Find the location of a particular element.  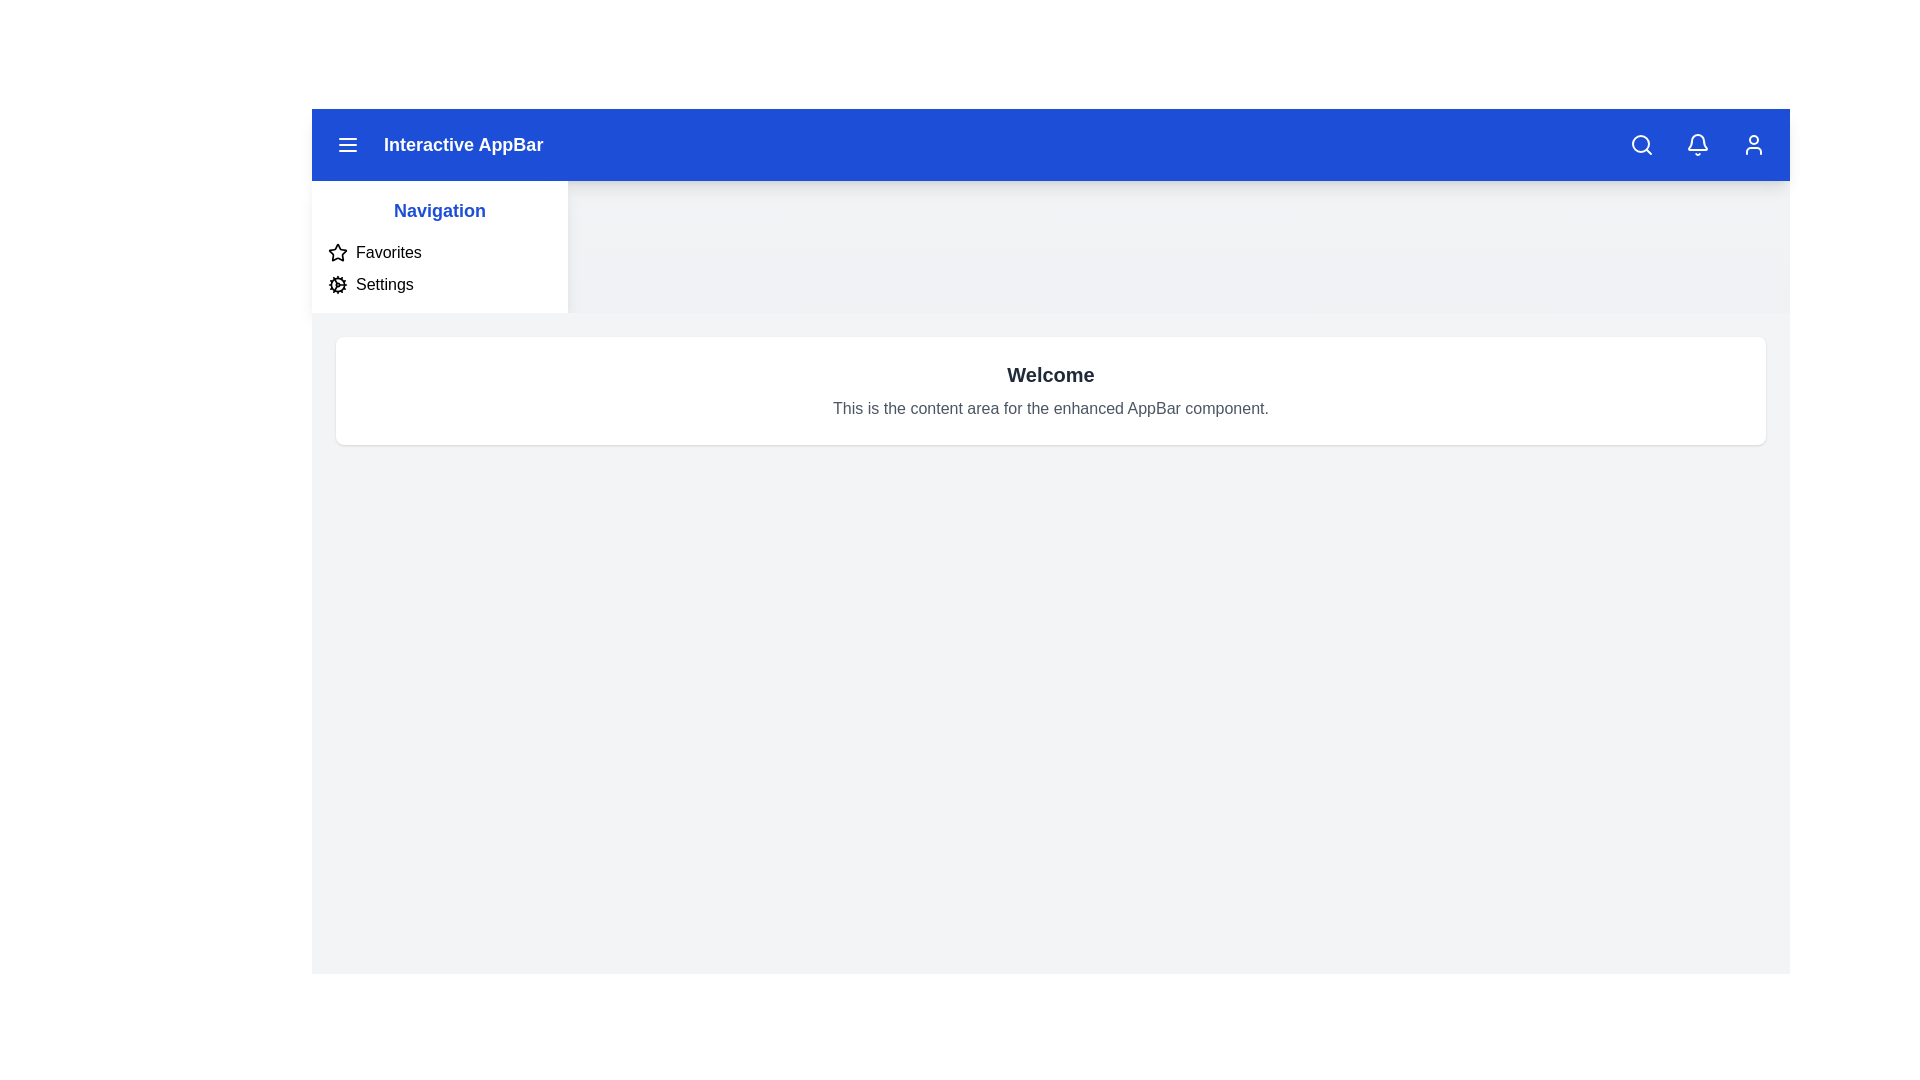

the menu icon to expand the menu is located at coordinates (347, 144).